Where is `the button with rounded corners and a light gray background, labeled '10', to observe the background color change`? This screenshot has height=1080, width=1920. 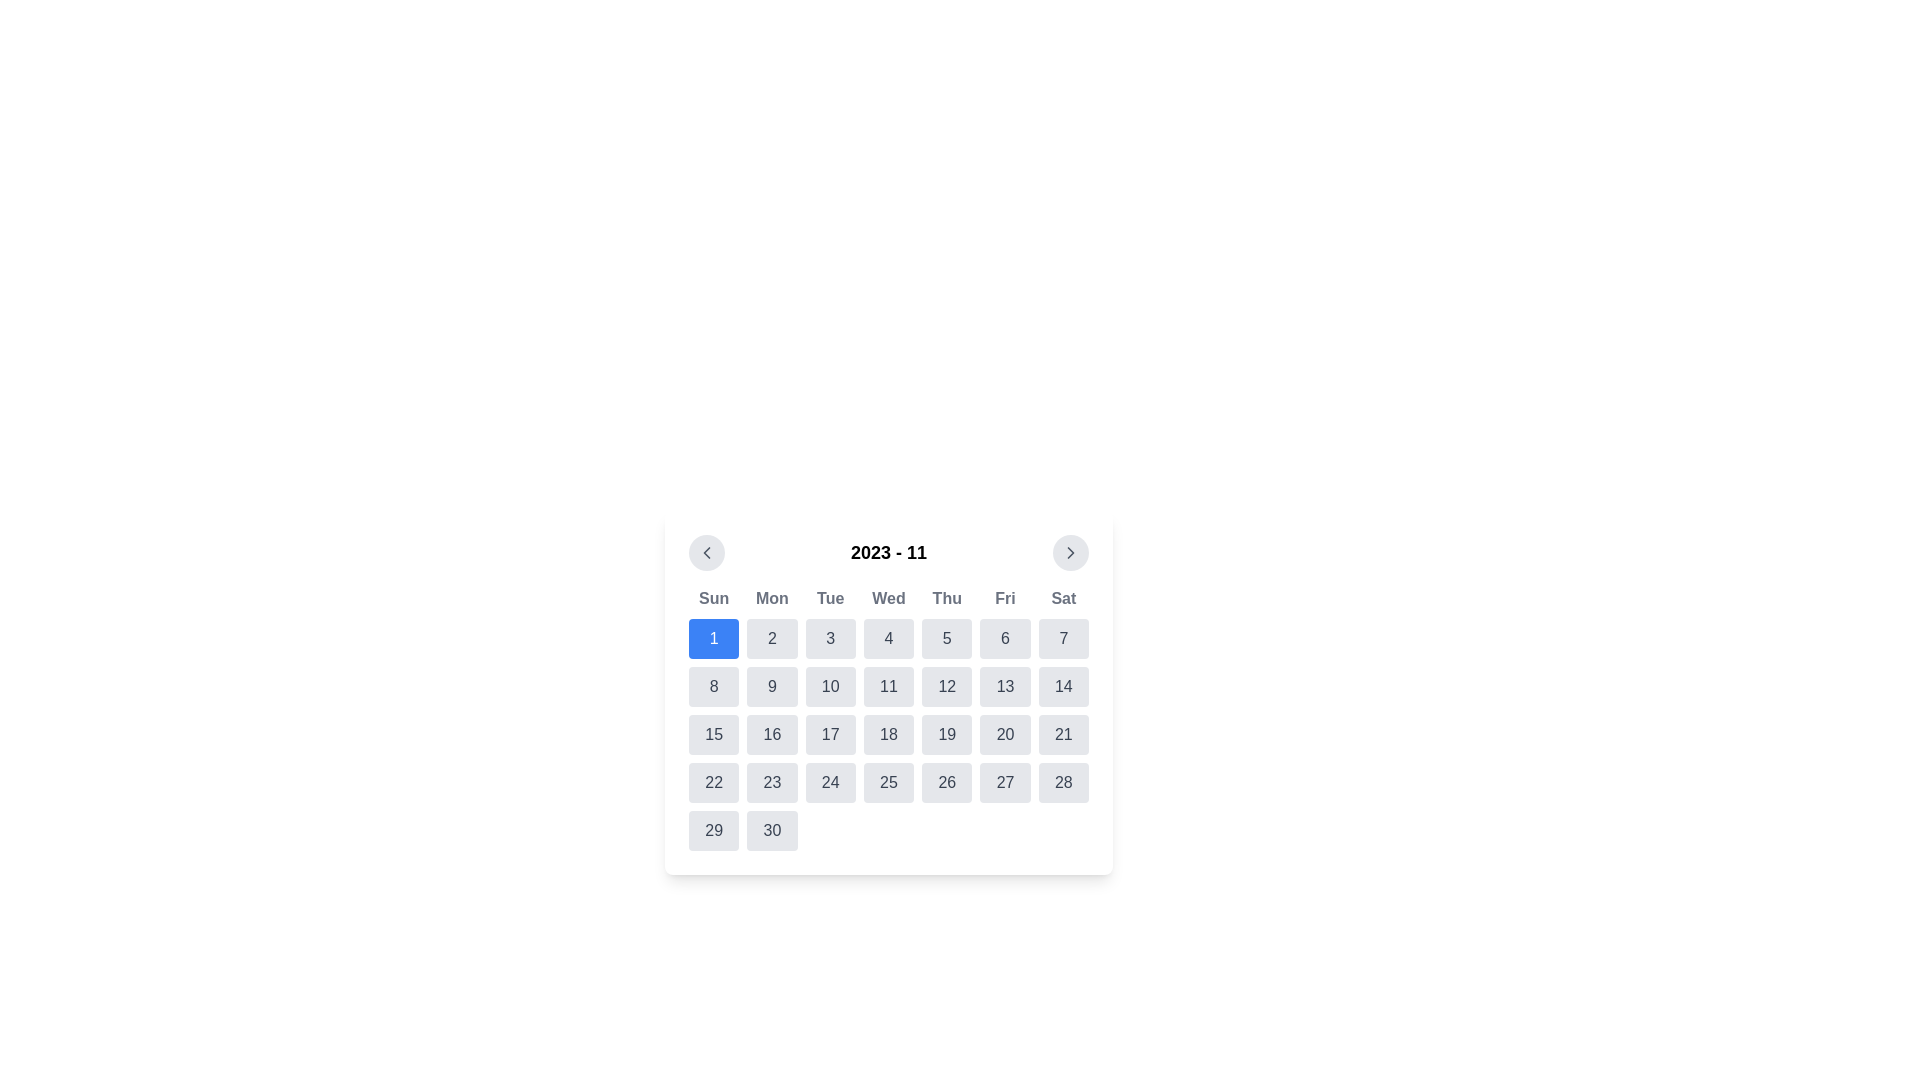
the button with rounded corners and a light gray background, labeled '10', to observe the background color change is located at coordinates (830, 685).